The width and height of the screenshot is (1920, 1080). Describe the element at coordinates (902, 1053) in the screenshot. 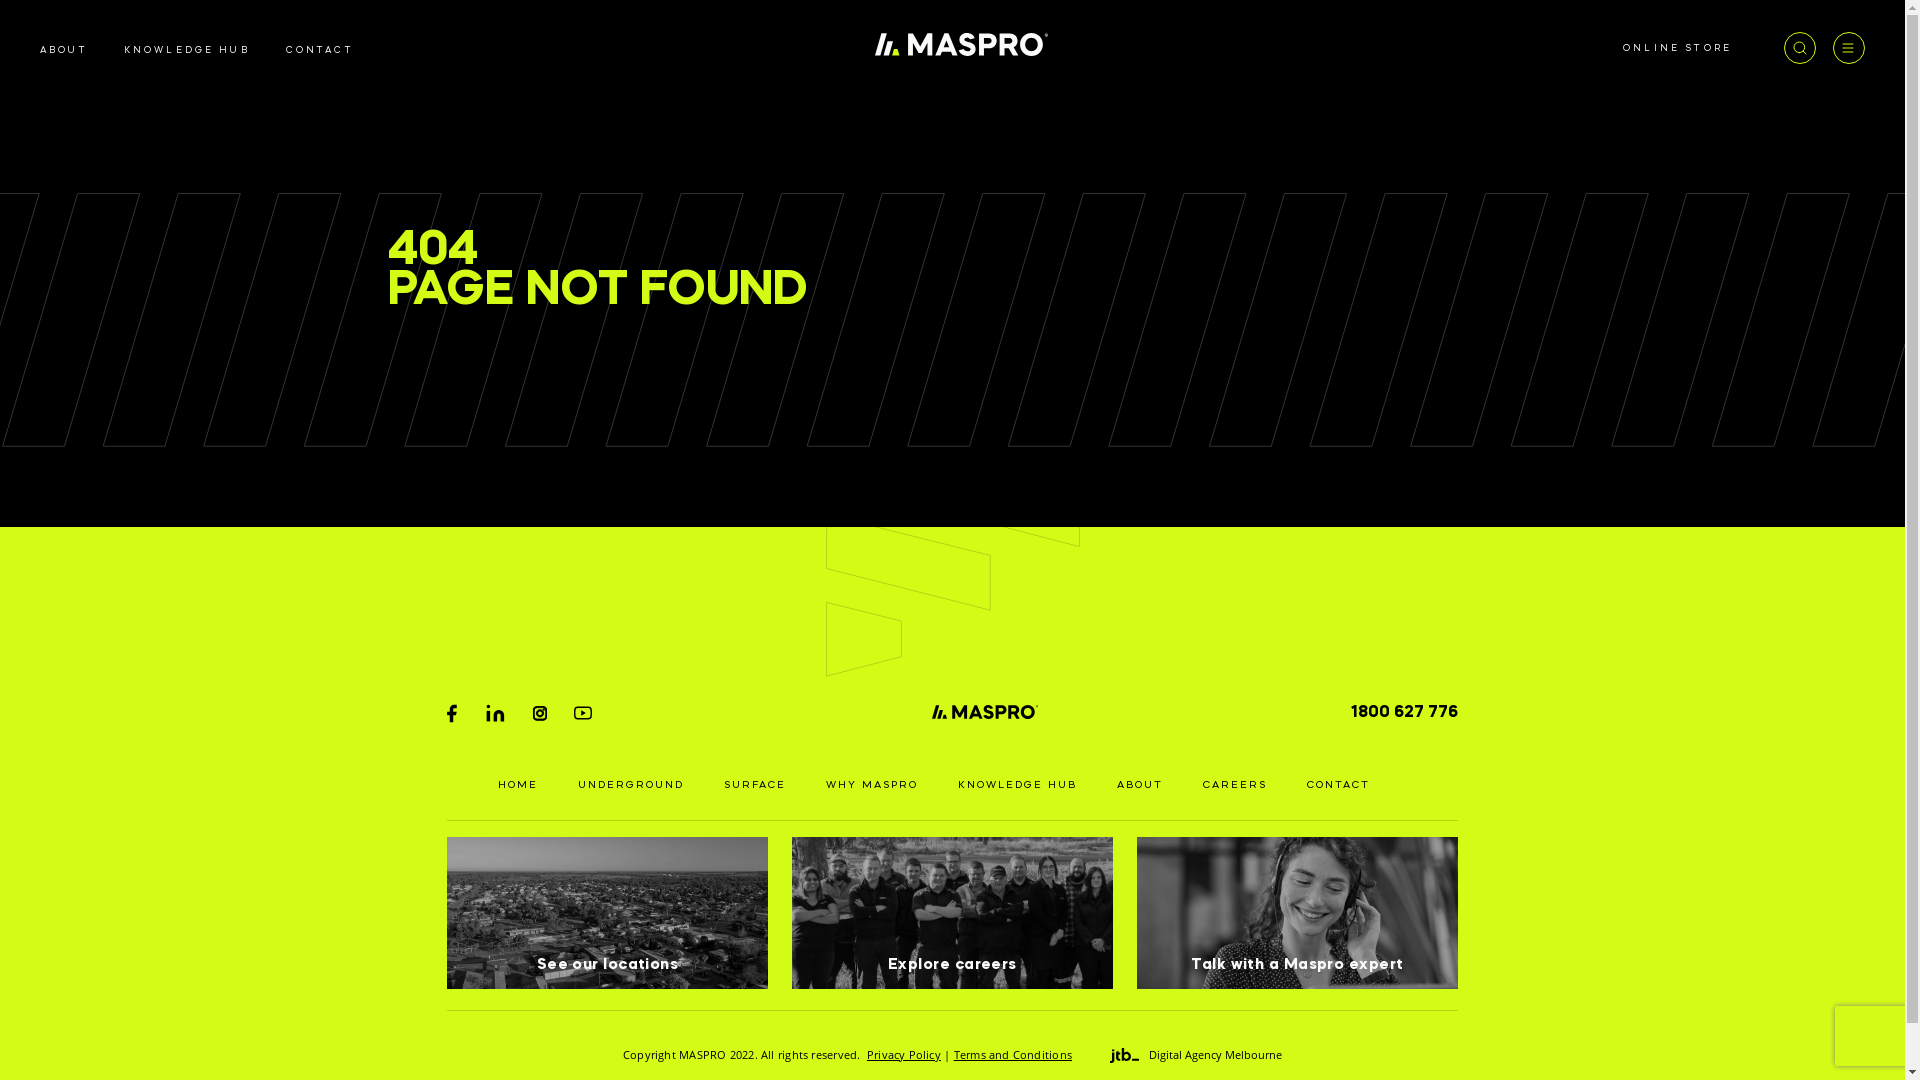

I see `'Privacy Policy'` at that location.